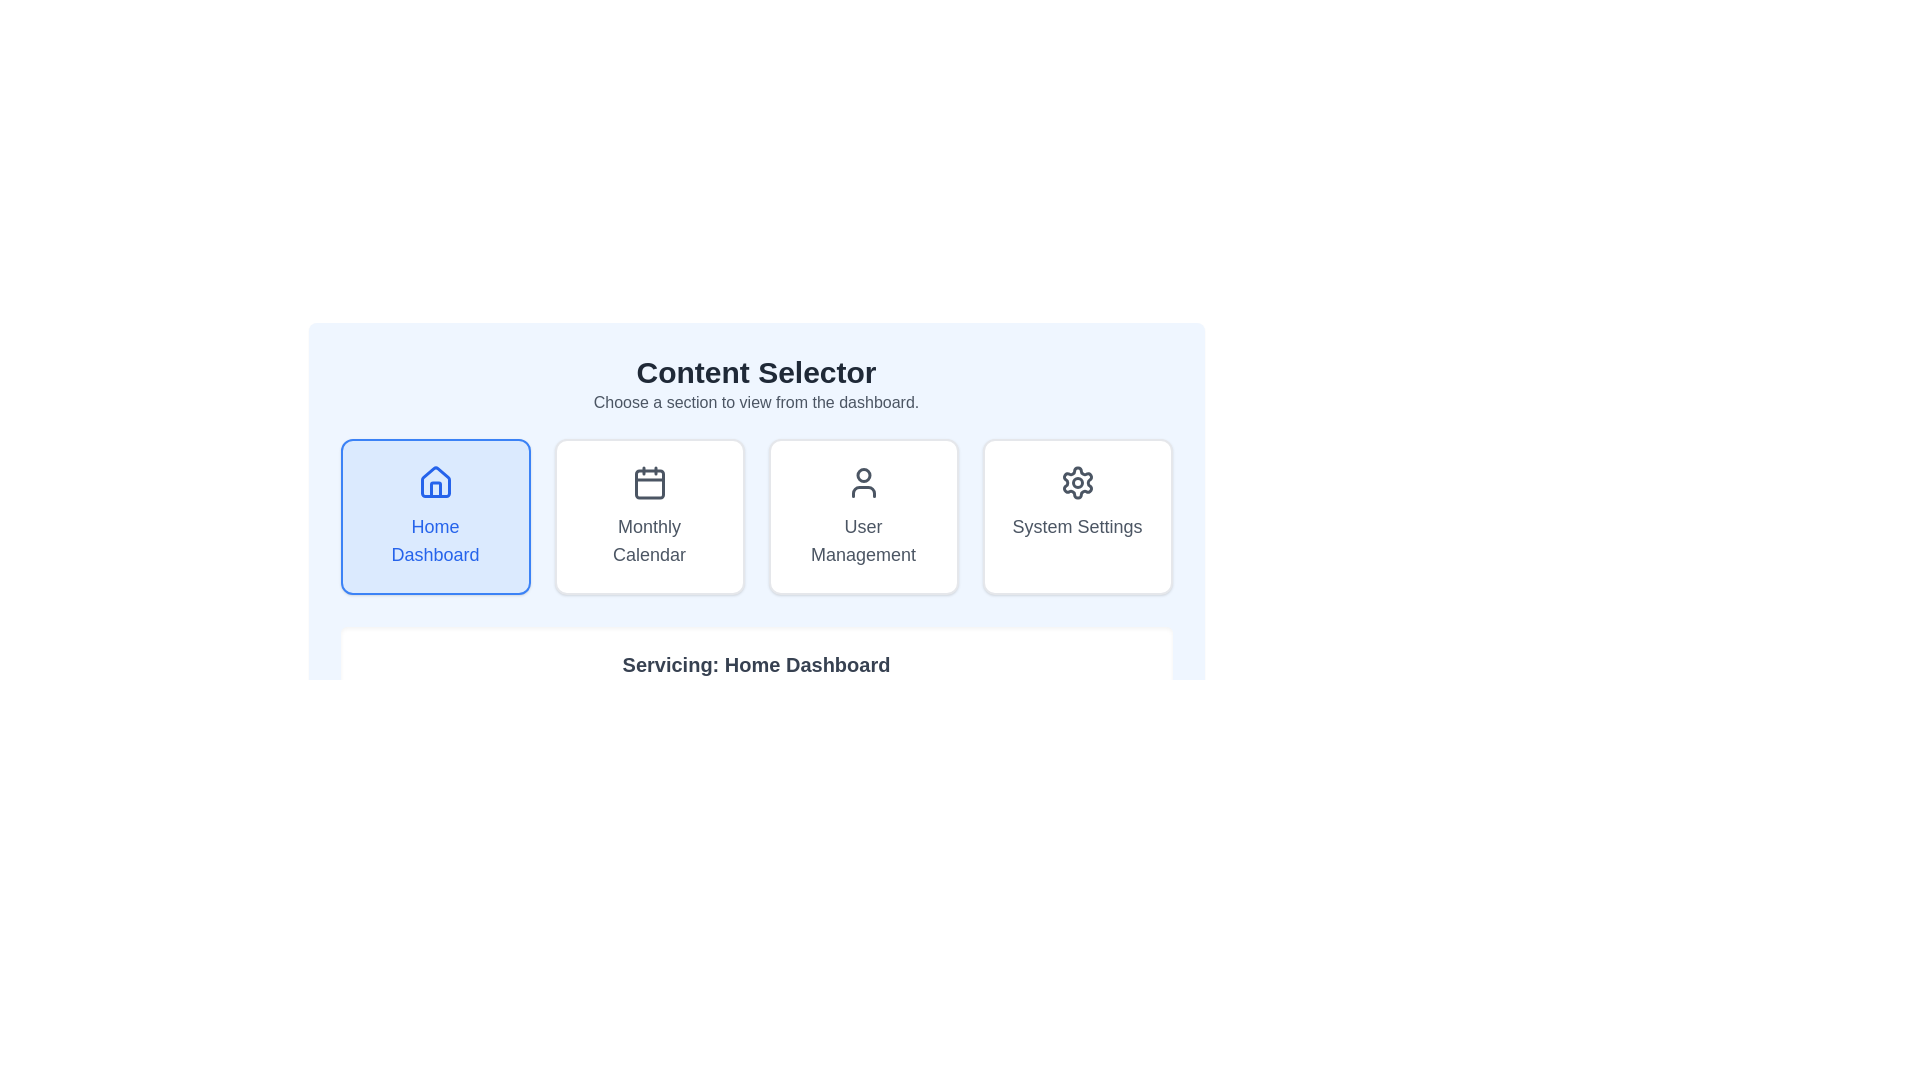  Describe the element at coordinates (1076, 515) in the screenshot. I see `the 'System Settings' interactive card located in the fourth column of the grid layout by clicking on it to indicate selection` at that location.